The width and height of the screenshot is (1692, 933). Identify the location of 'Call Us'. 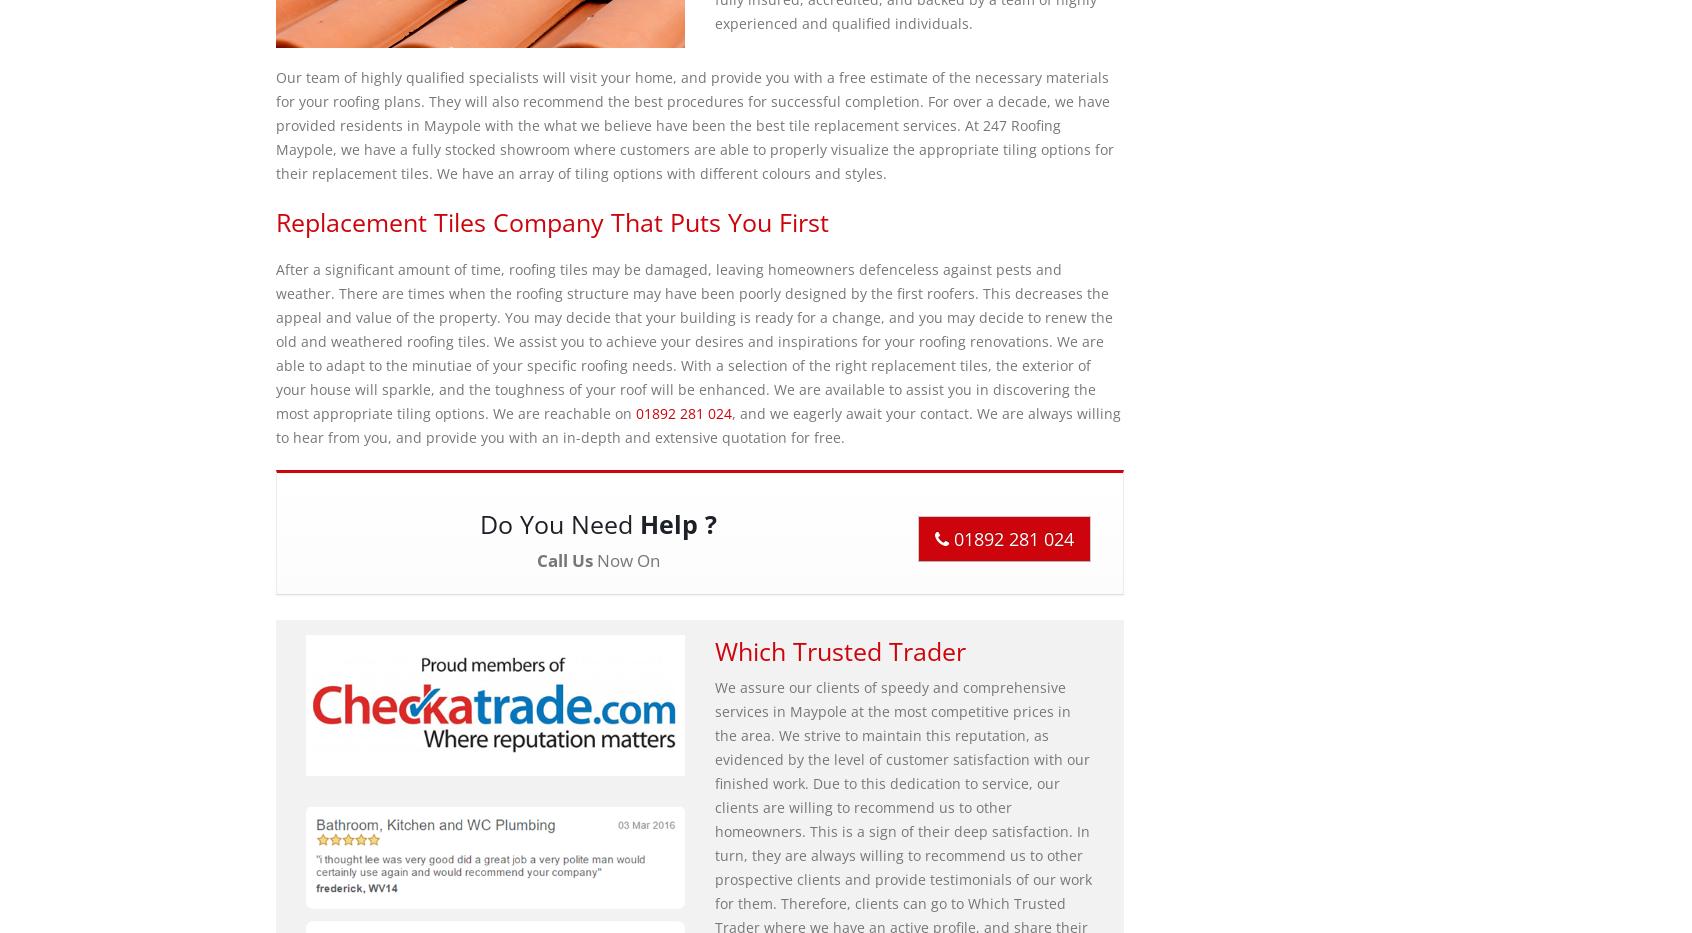
(563, 559).